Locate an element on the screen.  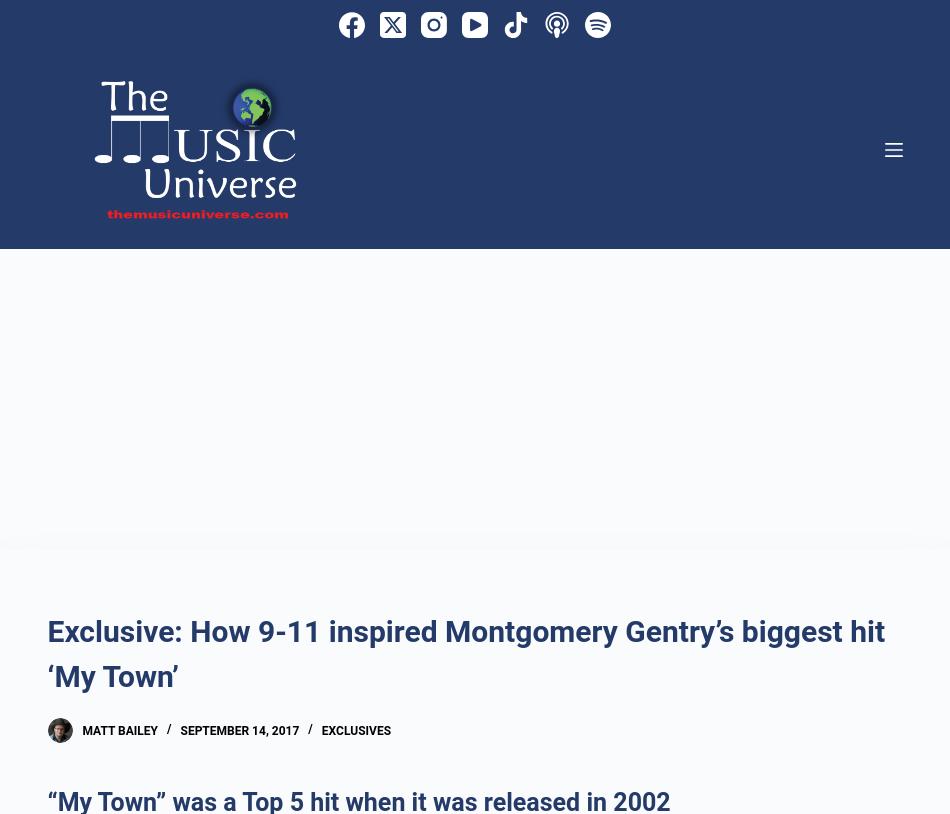
'There is no word on whether Jeffrey Steele will perform at Gentry’s funeral, which is set to take place at the' is located at coordinates (47, 225).